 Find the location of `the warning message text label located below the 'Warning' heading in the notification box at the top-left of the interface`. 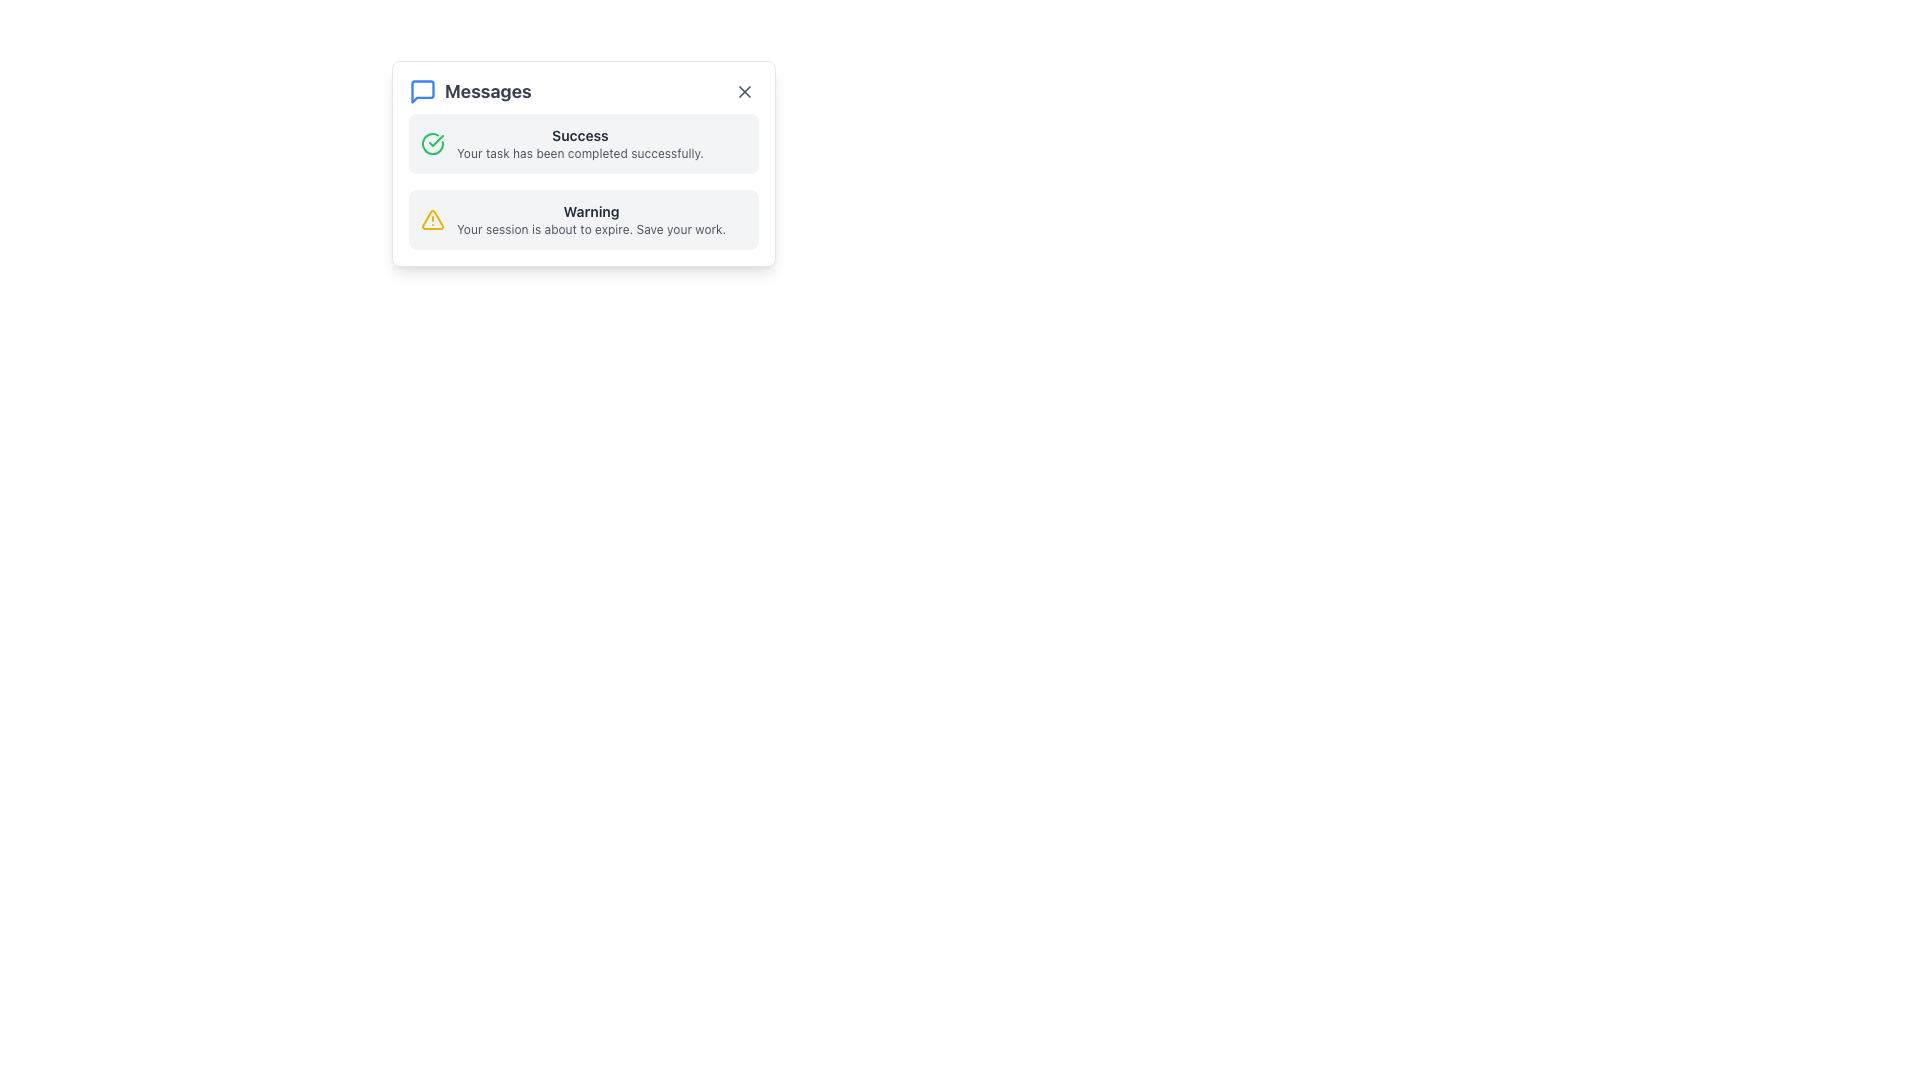

the warning message text label located below the 'Warning' heading in the notification box at the top-left of the interface is located at coordinates (590, 229).